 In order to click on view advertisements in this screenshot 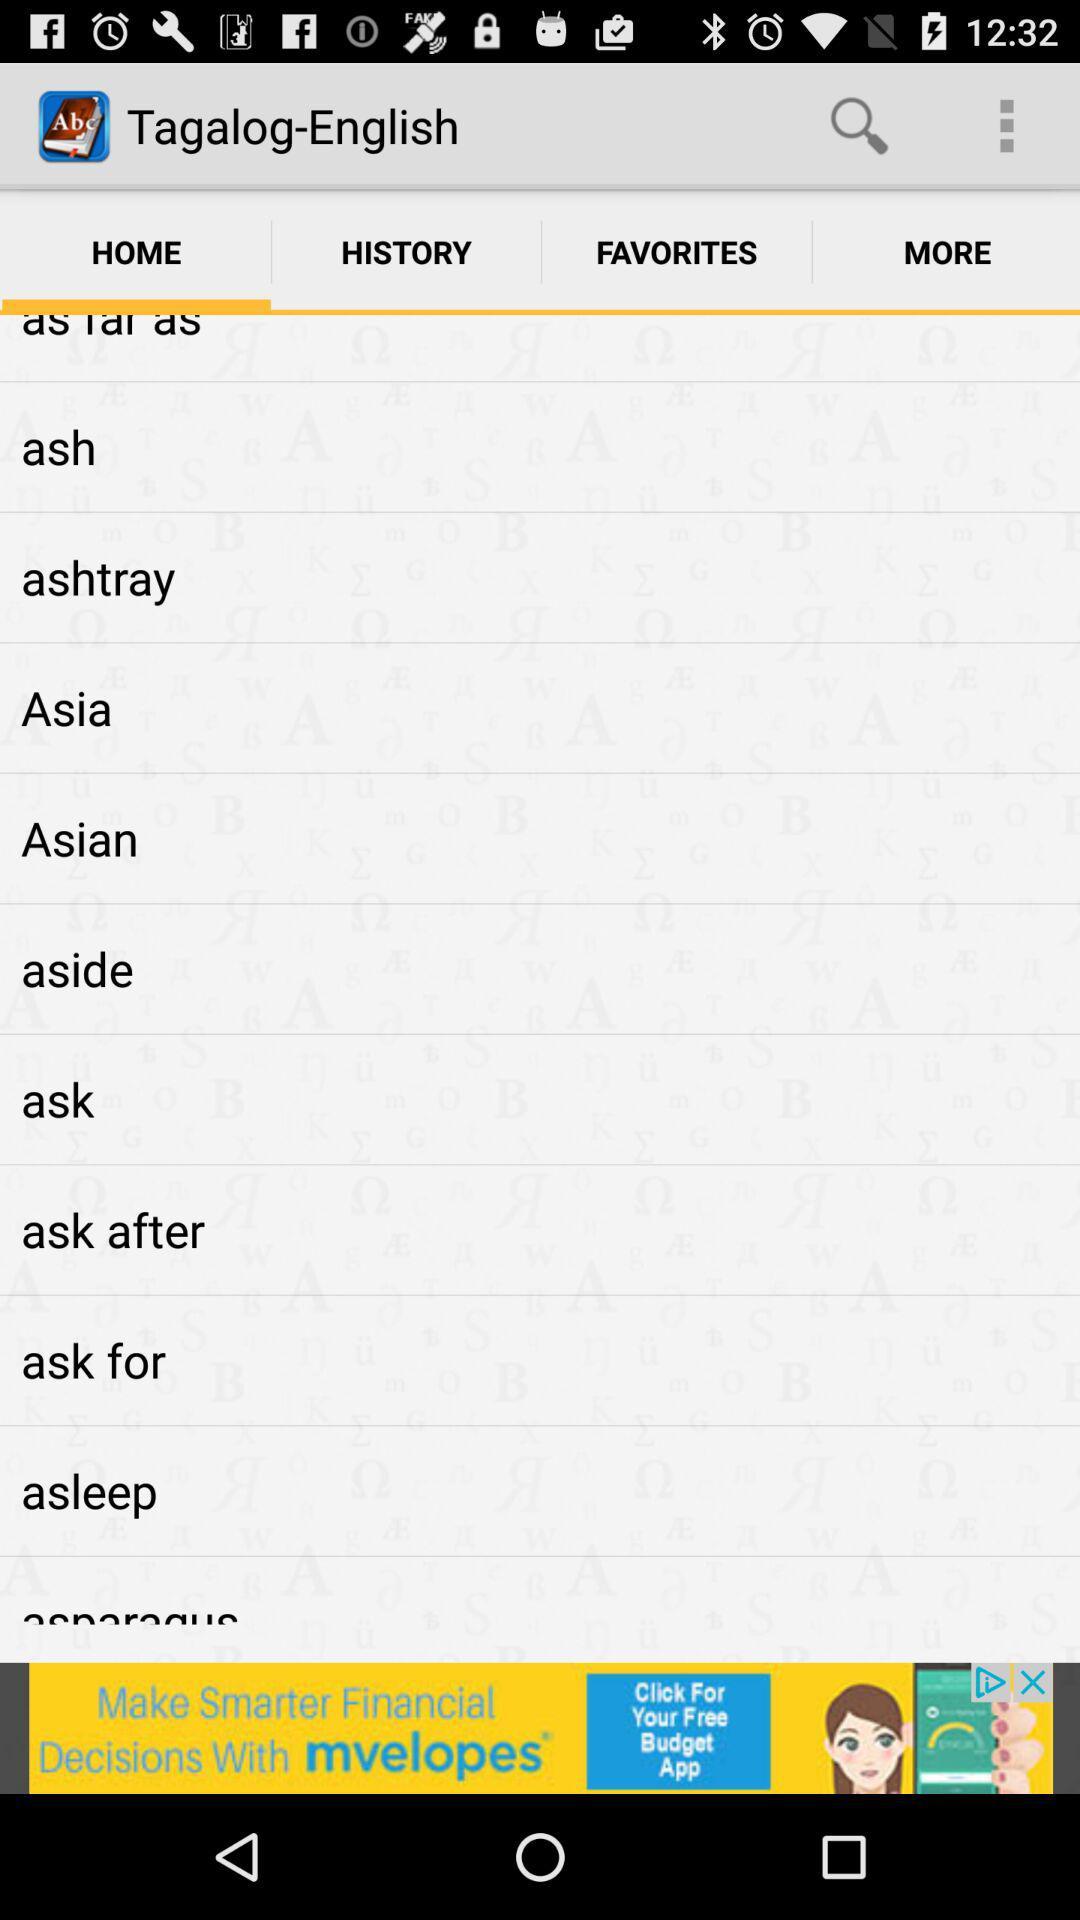, I will do `click(540, 1727)`.